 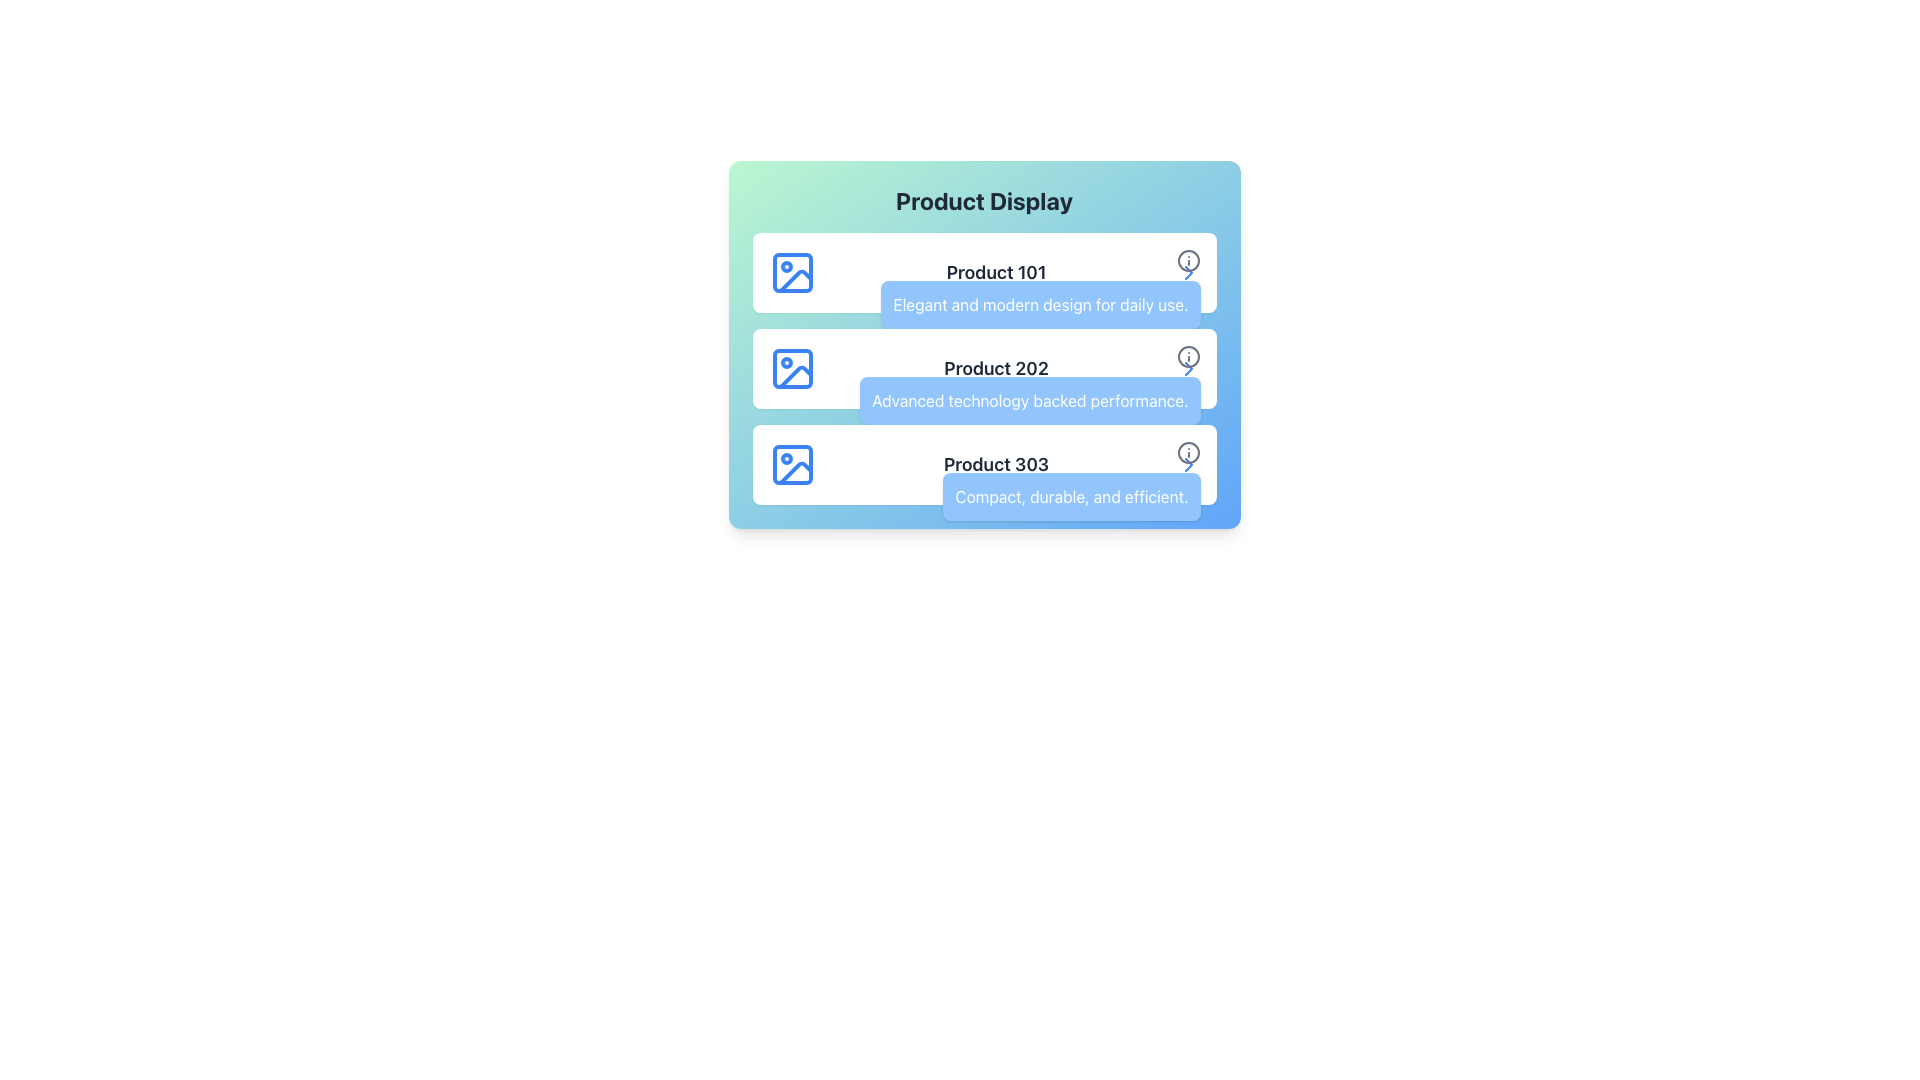 What do you see at coordinates (1188, 356) in the screenshot?
I see `the circular informational icon with a gray outline and a white center, located to the right of the 'Product 202' title in the second row of the product list` at bounding box center [1188, 356].